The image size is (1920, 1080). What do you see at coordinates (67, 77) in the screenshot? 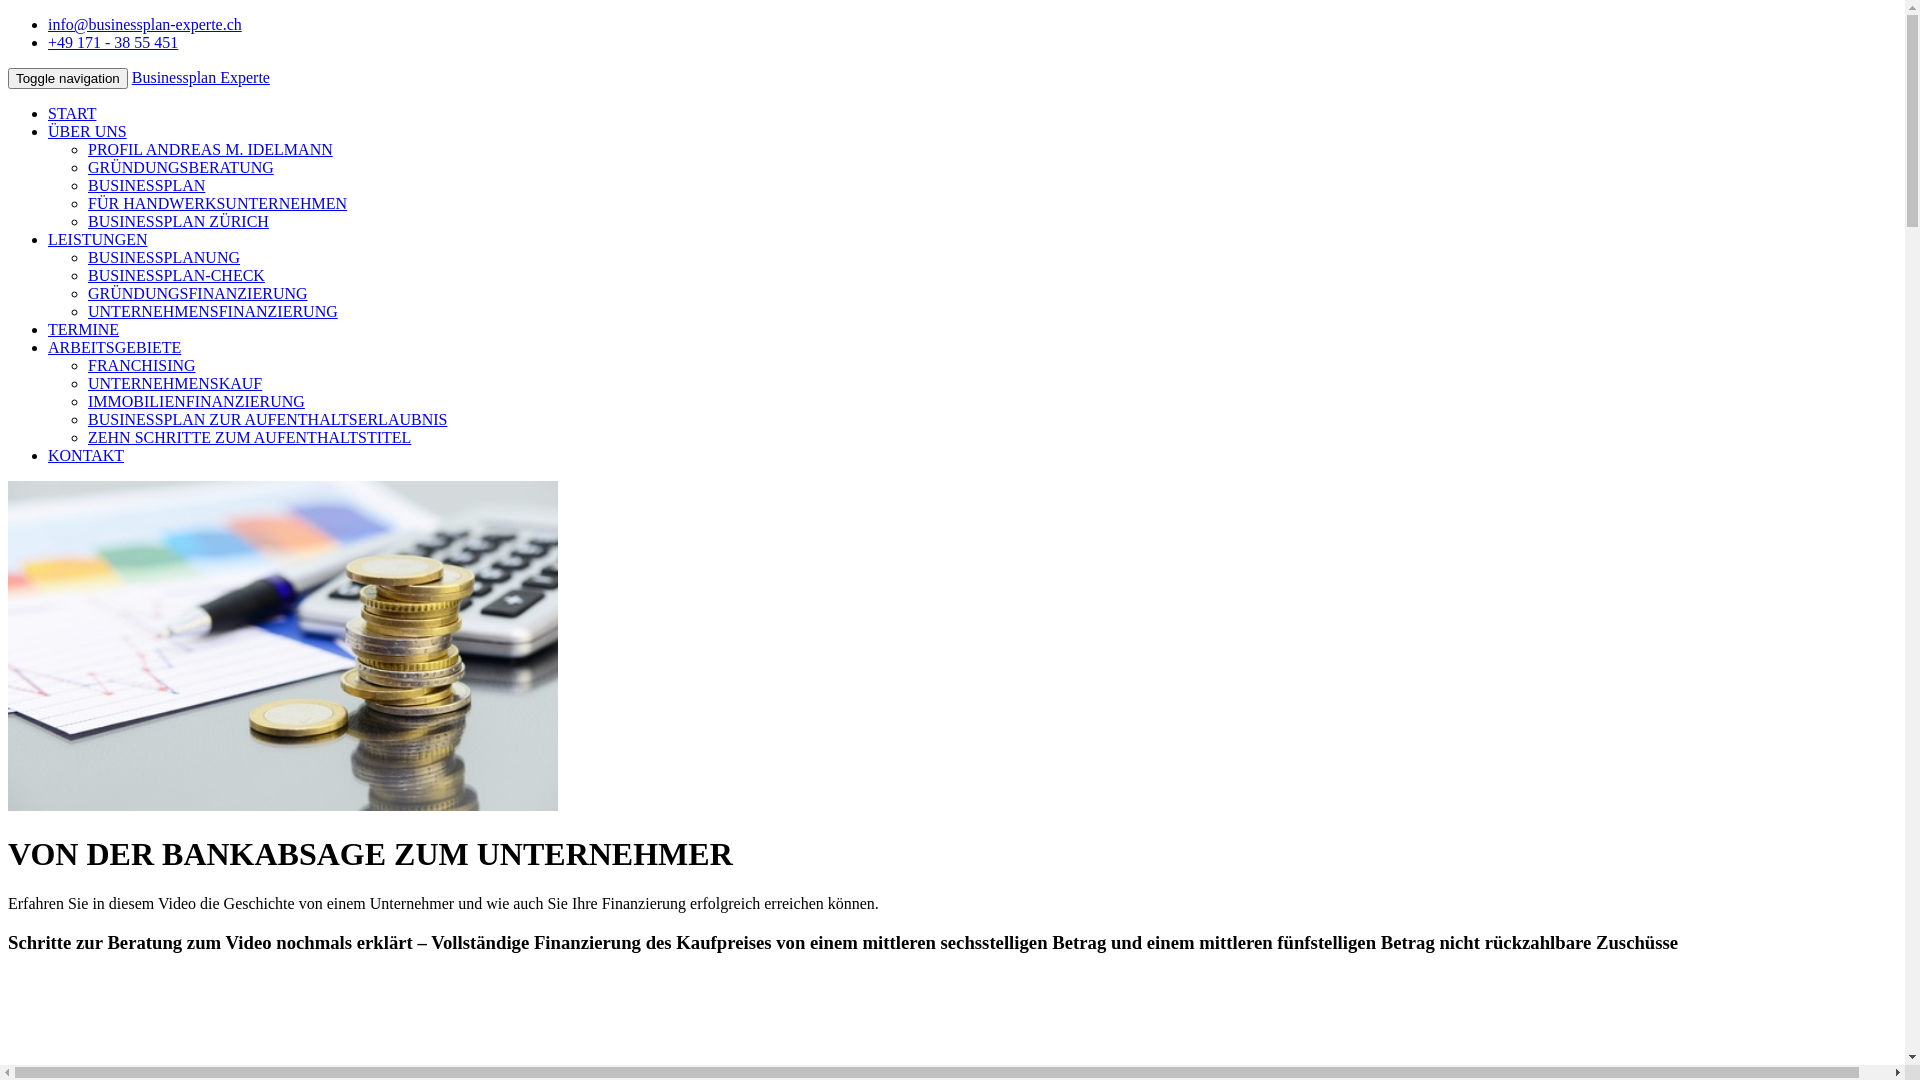
I see `'Toggle navigation'` at bounding box center [67, 77].